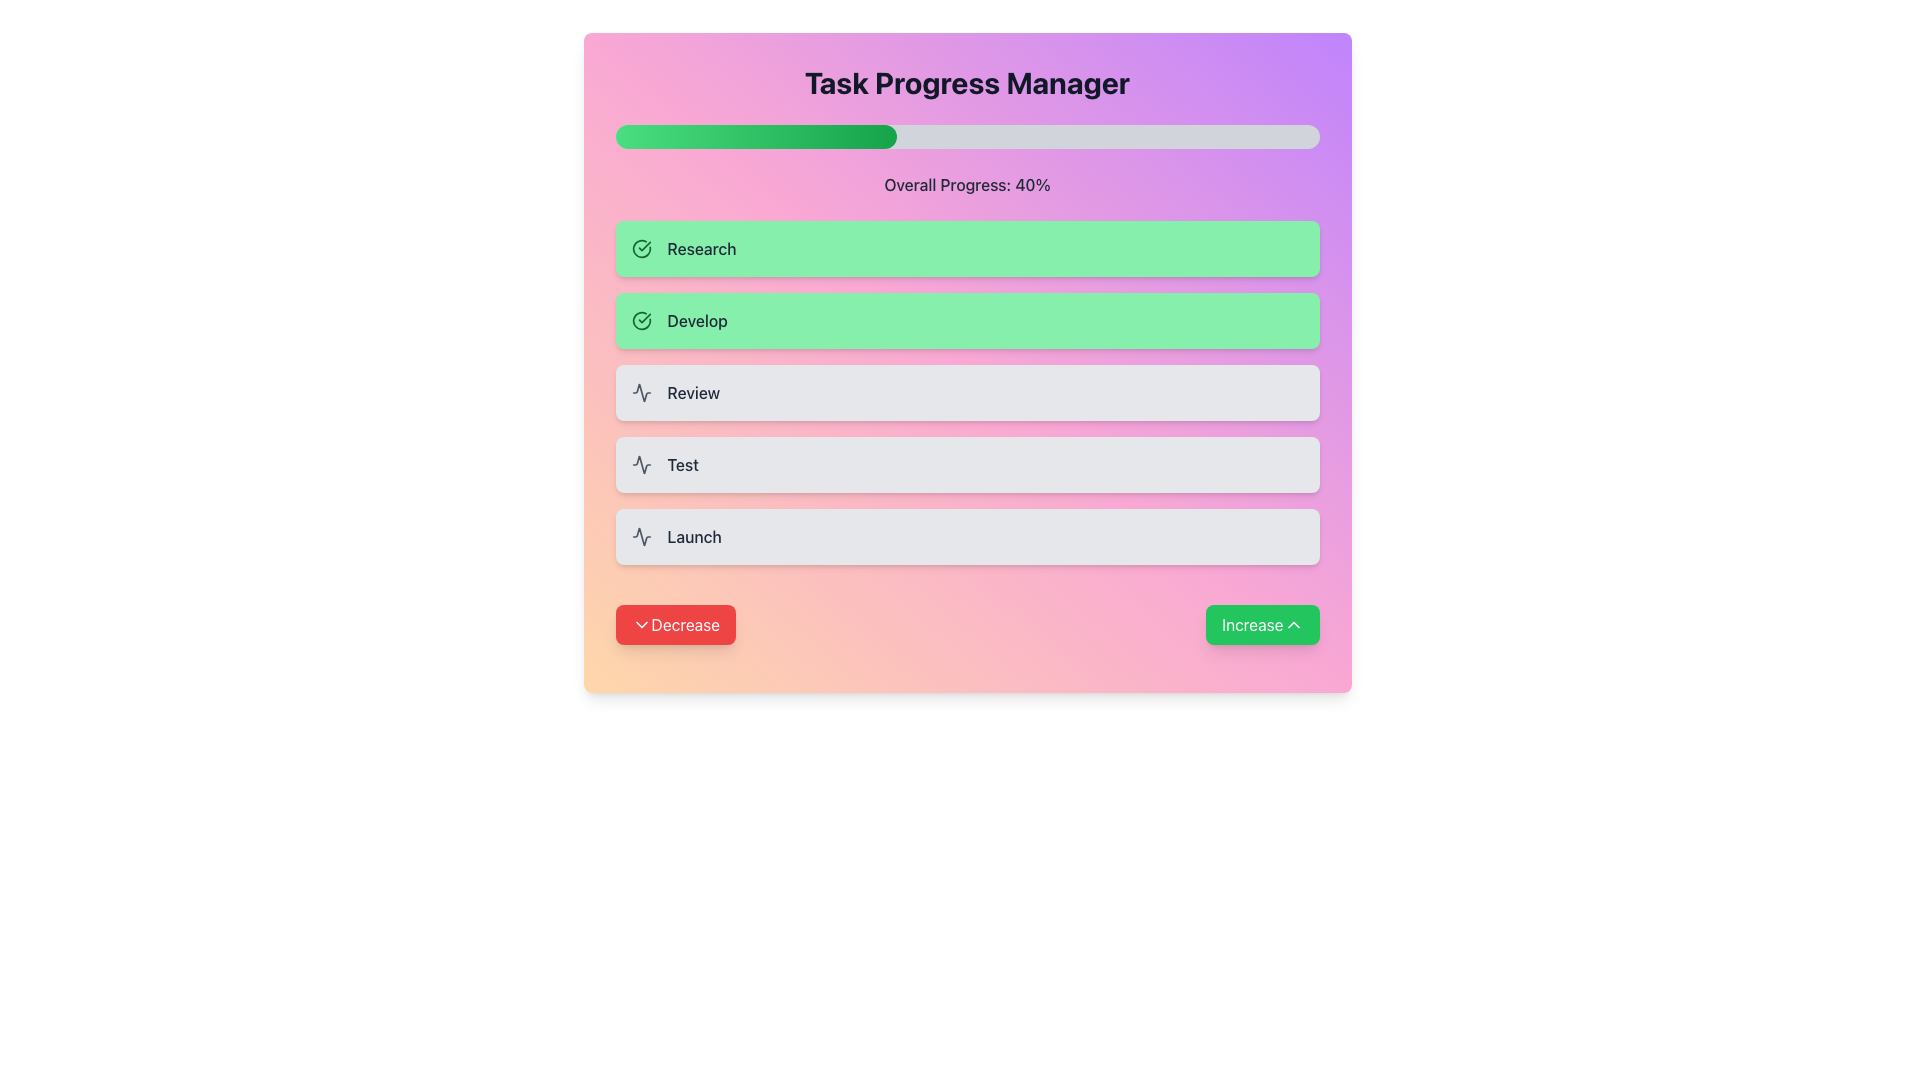 Image resolution: width=1920 pixels, height=1080 pixels. Describe the element at coordinates (967, 185) in the screenshot. I see `the text label displaying 'Overall Progress: 40%', which is centered beneath a horizontal progress bar` at that location.